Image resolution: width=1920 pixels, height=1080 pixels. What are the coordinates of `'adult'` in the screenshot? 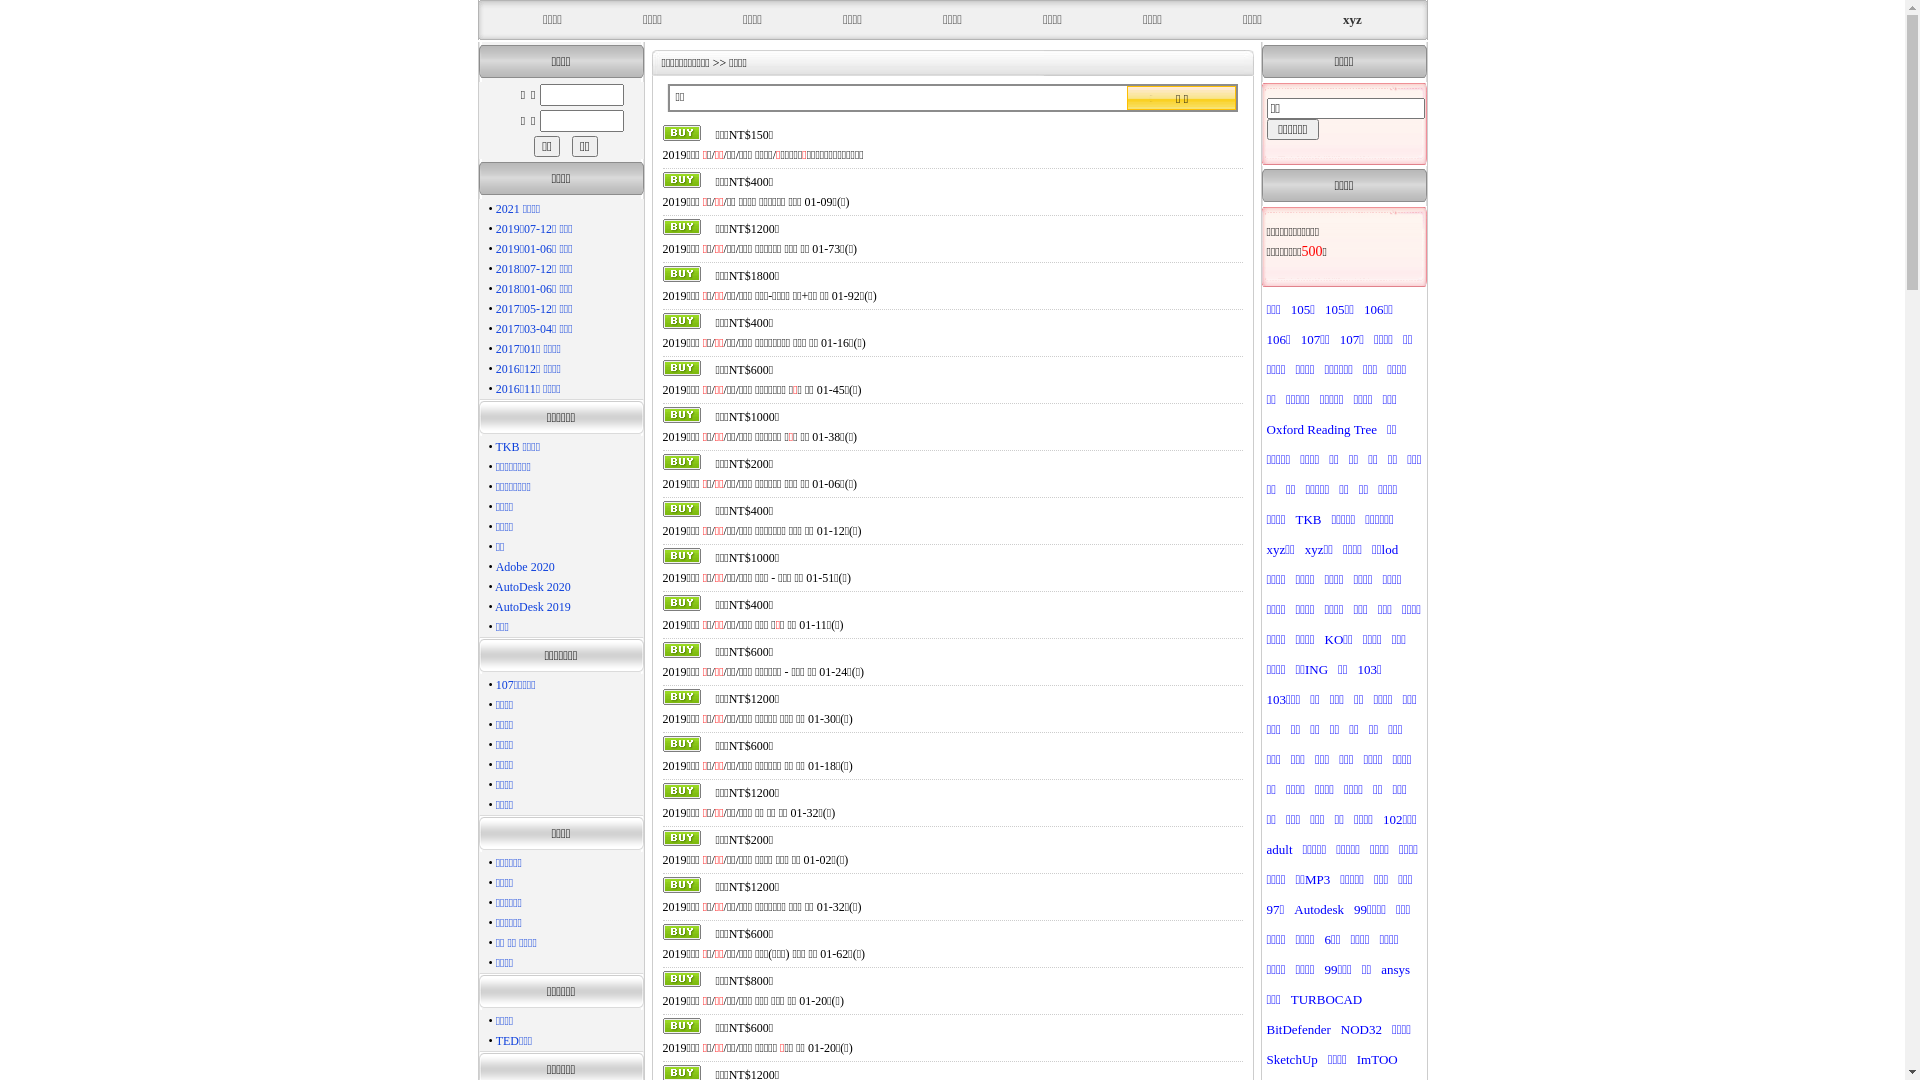 It's located at (1277, 849).